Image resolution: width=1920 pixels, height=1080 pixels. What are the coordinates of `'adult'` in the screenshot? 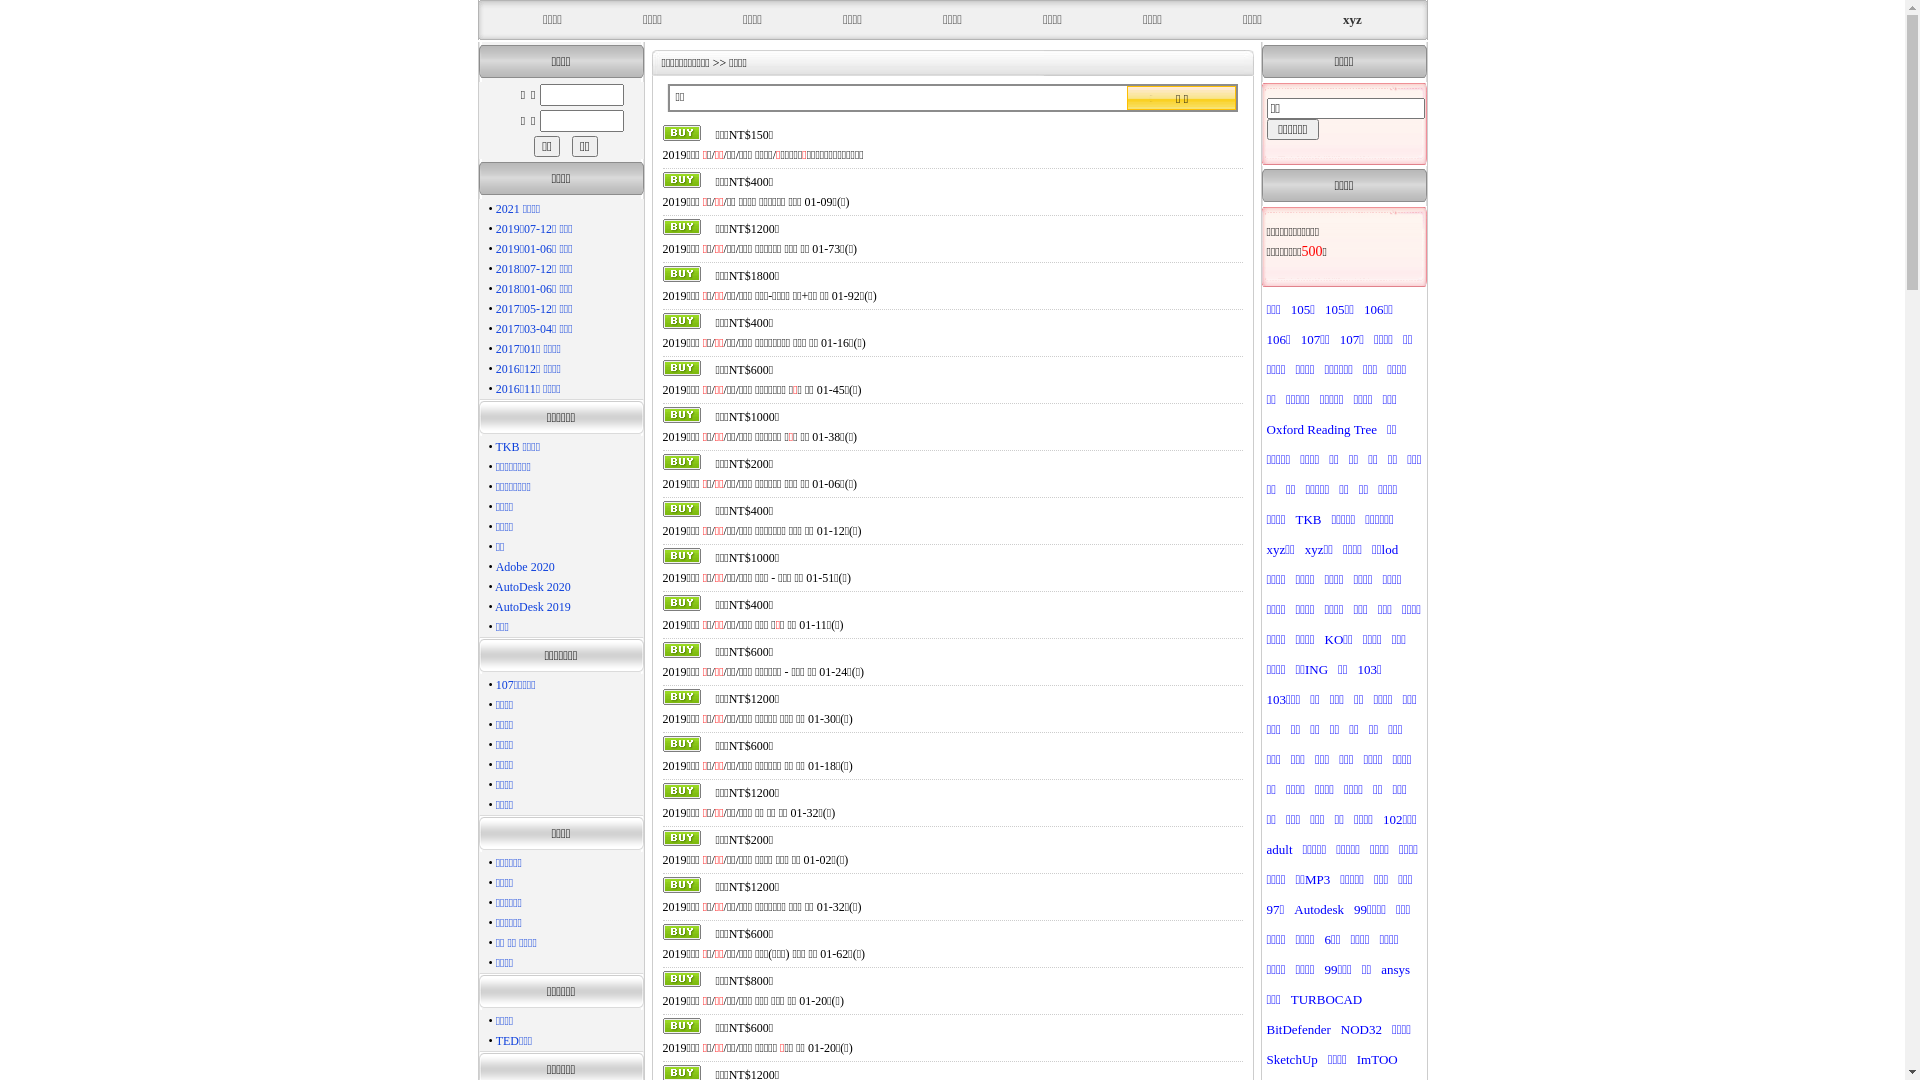 It's located at (1277, 849).